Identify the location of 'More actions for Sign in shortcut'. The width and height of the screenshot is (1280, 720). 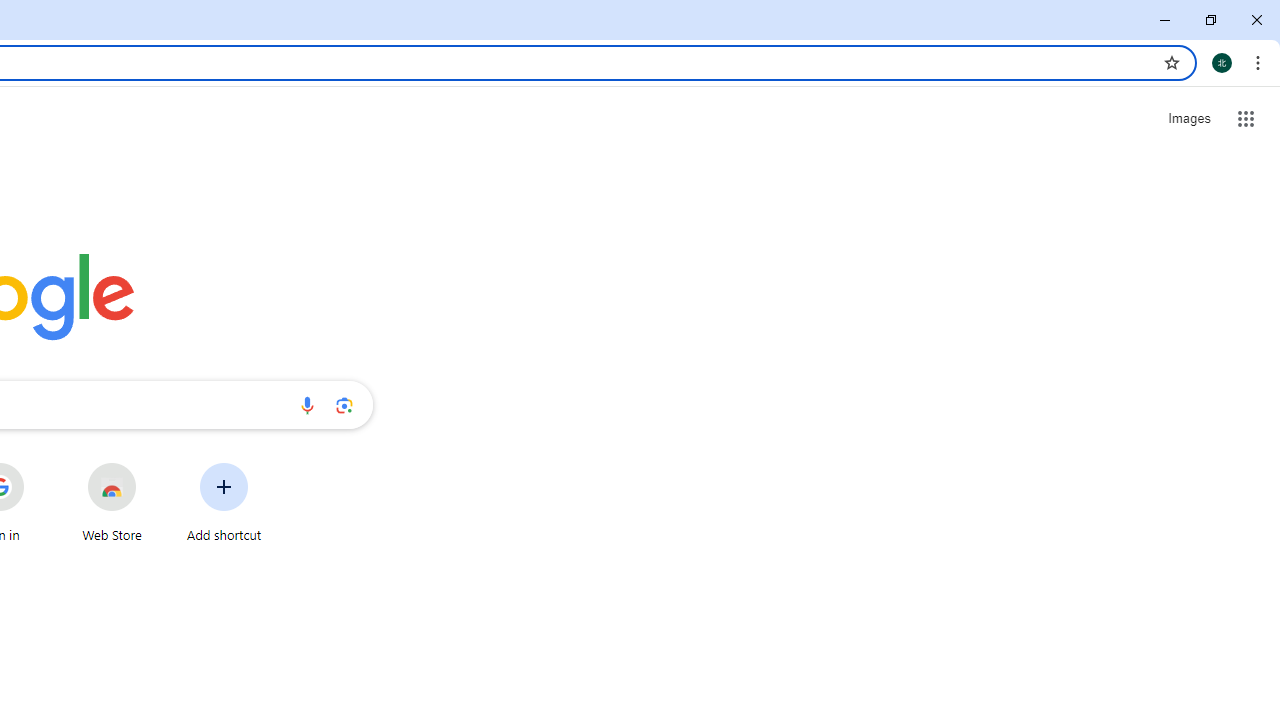
(39, 464).